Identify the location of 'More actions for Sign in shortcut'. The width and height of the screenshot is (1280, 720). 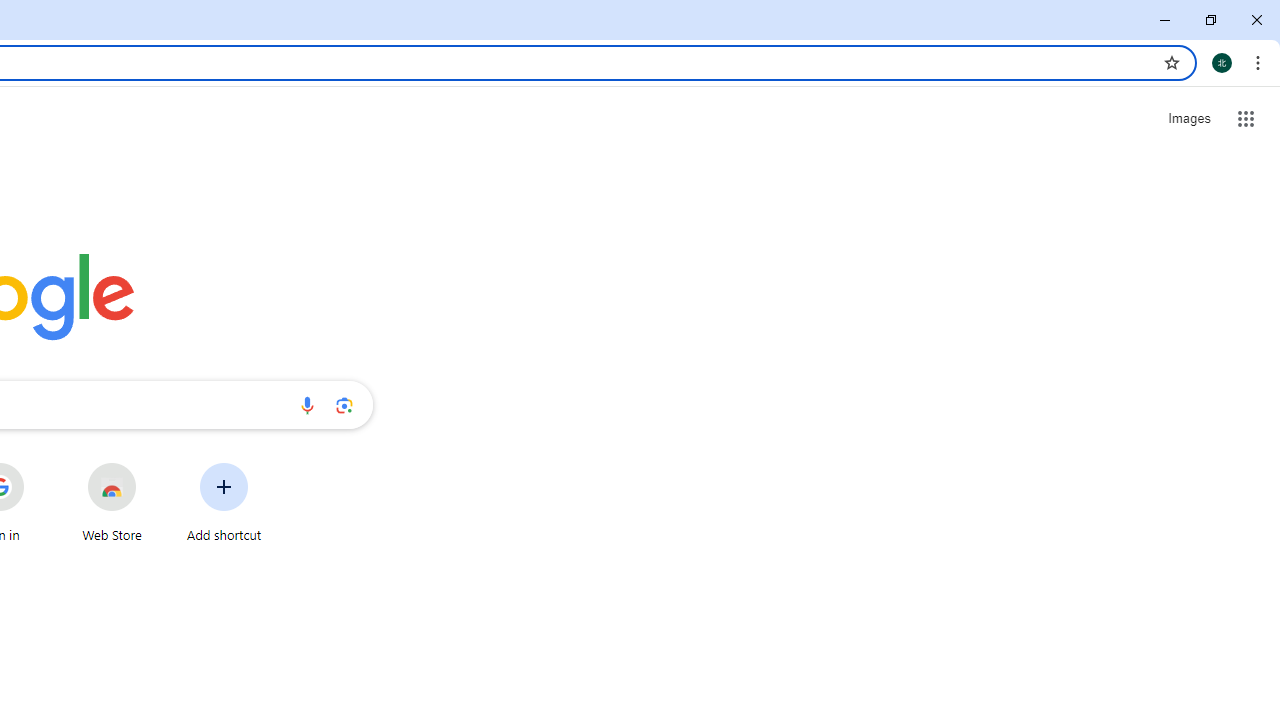
(39, 464).